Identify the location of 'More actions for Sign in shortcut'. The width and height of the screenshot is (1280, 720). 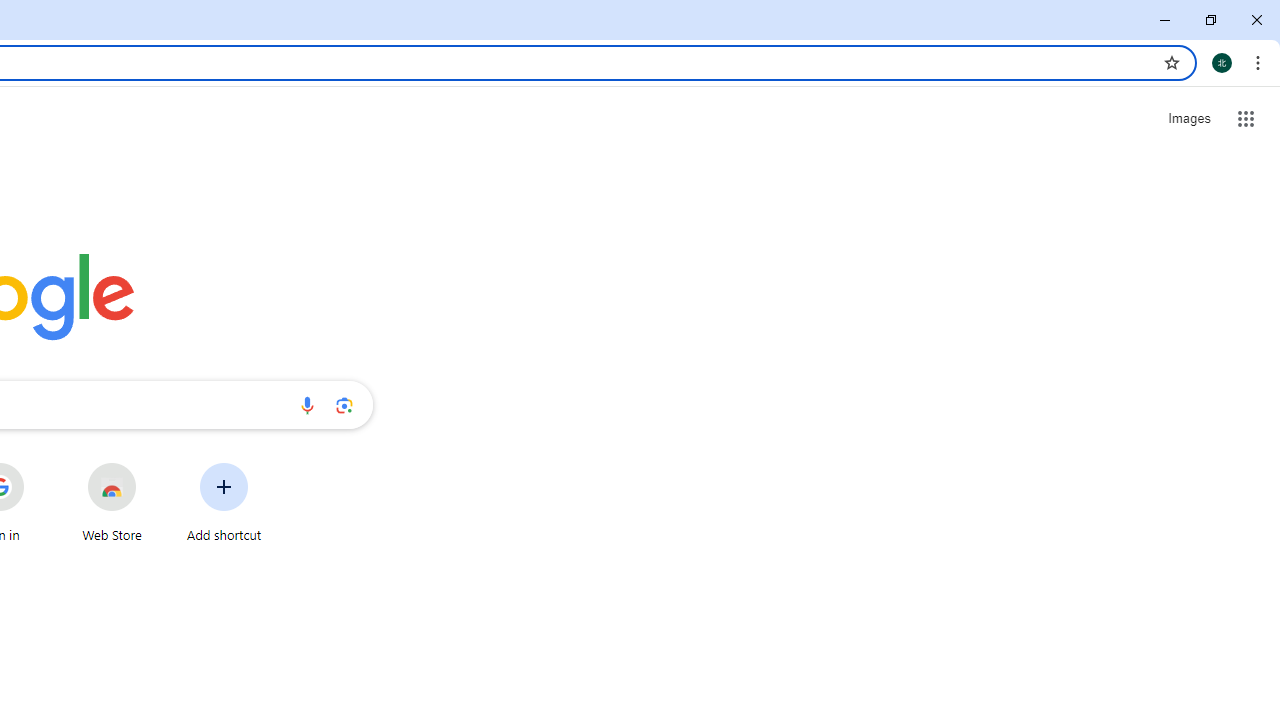
(39, 464).